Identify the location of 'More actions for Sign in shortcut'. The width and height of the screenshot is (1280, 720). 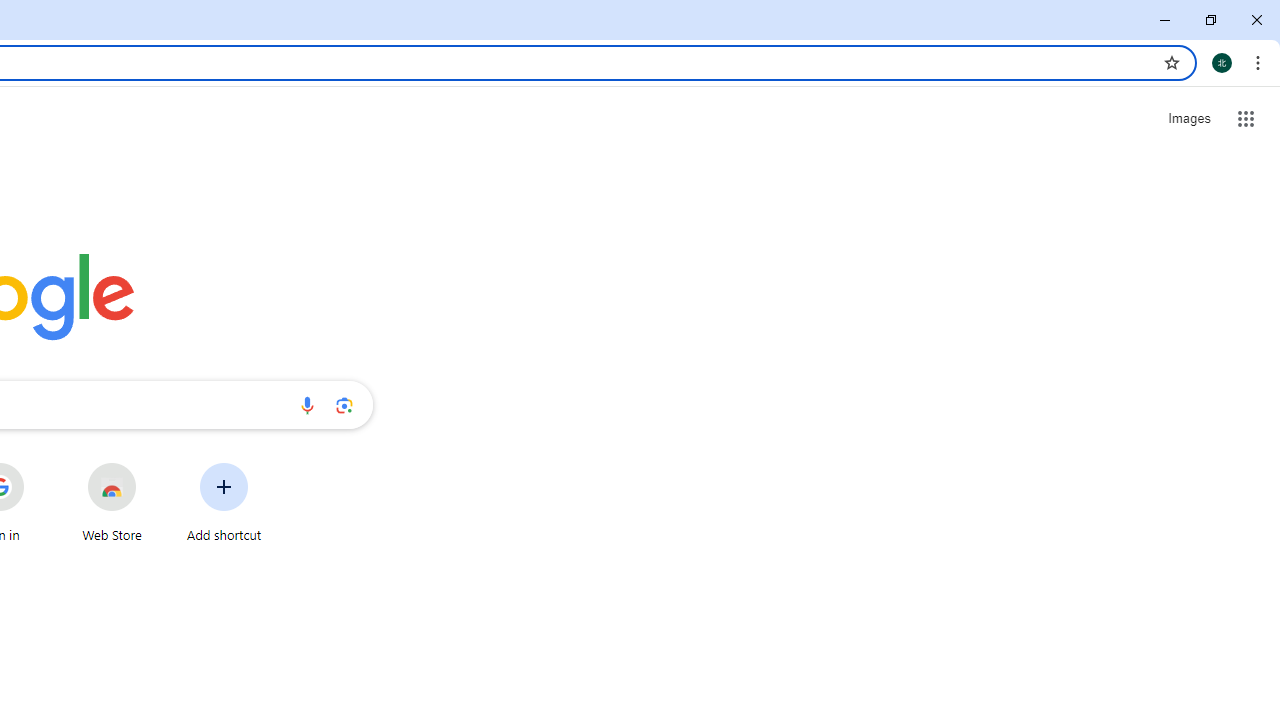
(39, 464).